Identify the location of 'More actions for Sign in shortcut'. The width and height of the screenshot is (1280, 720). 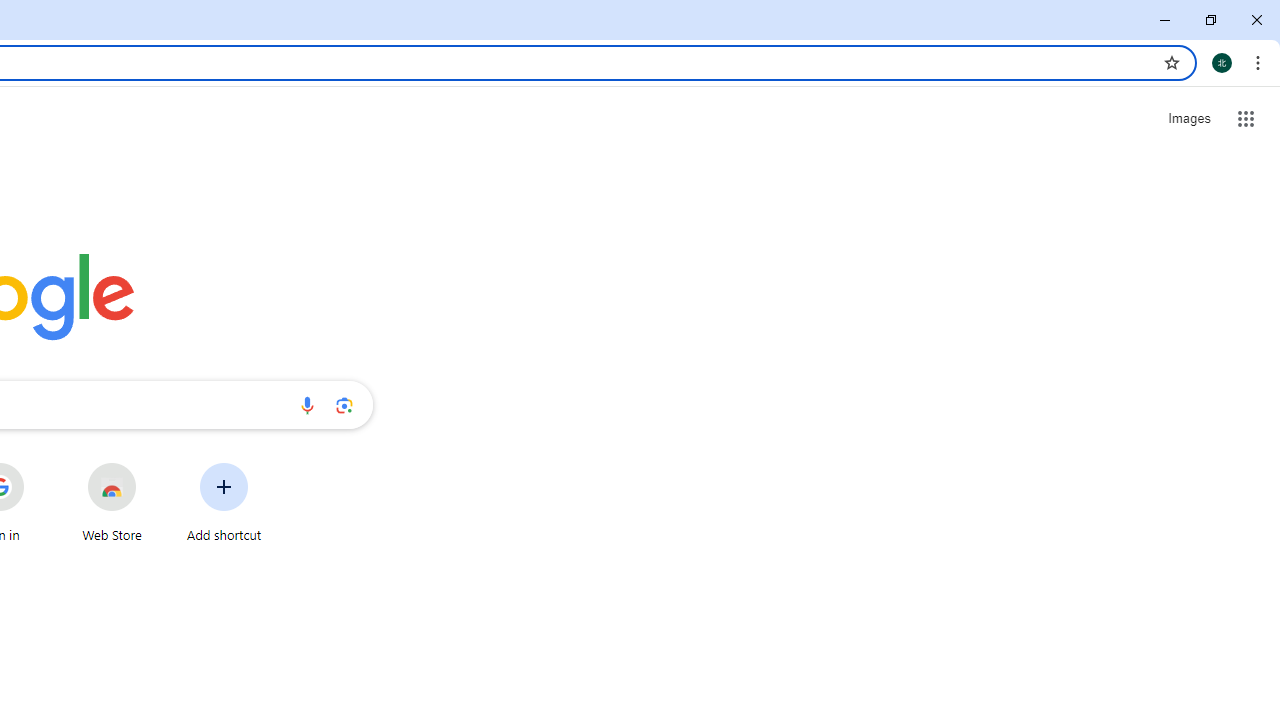
(39, 464).